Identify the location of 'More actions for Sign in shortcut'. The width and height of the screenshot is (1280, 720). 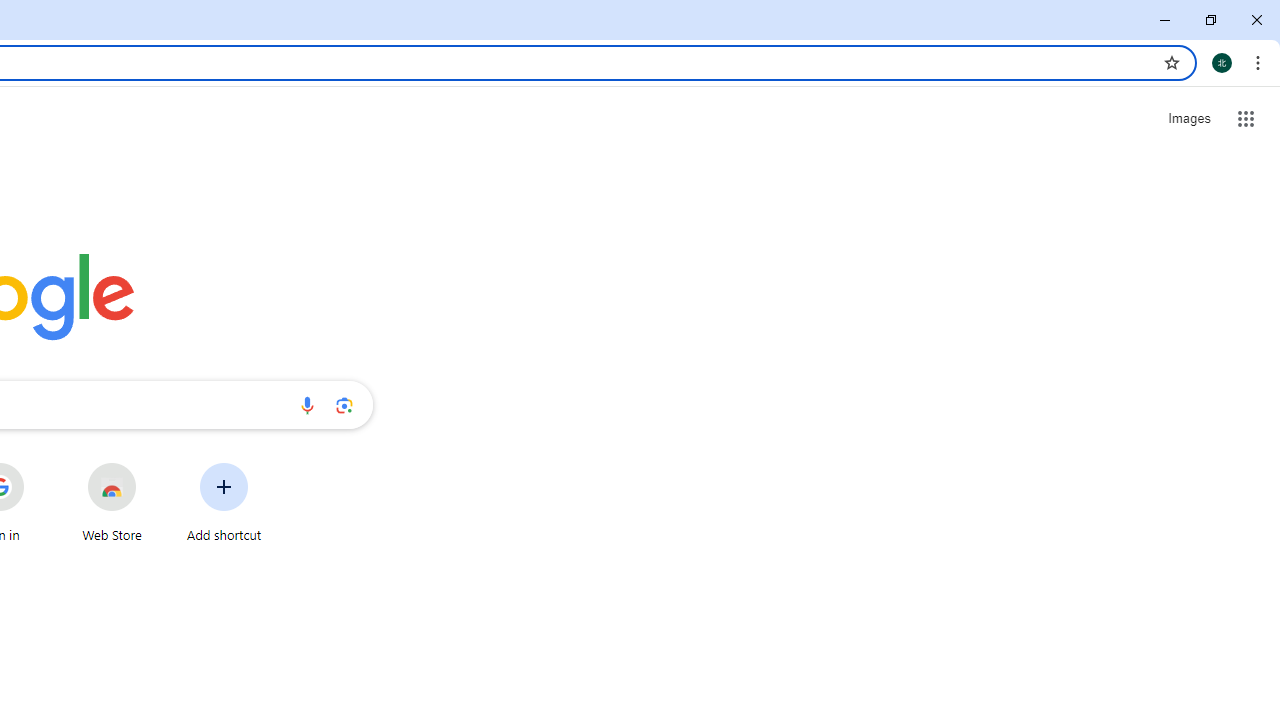
(39, 464).